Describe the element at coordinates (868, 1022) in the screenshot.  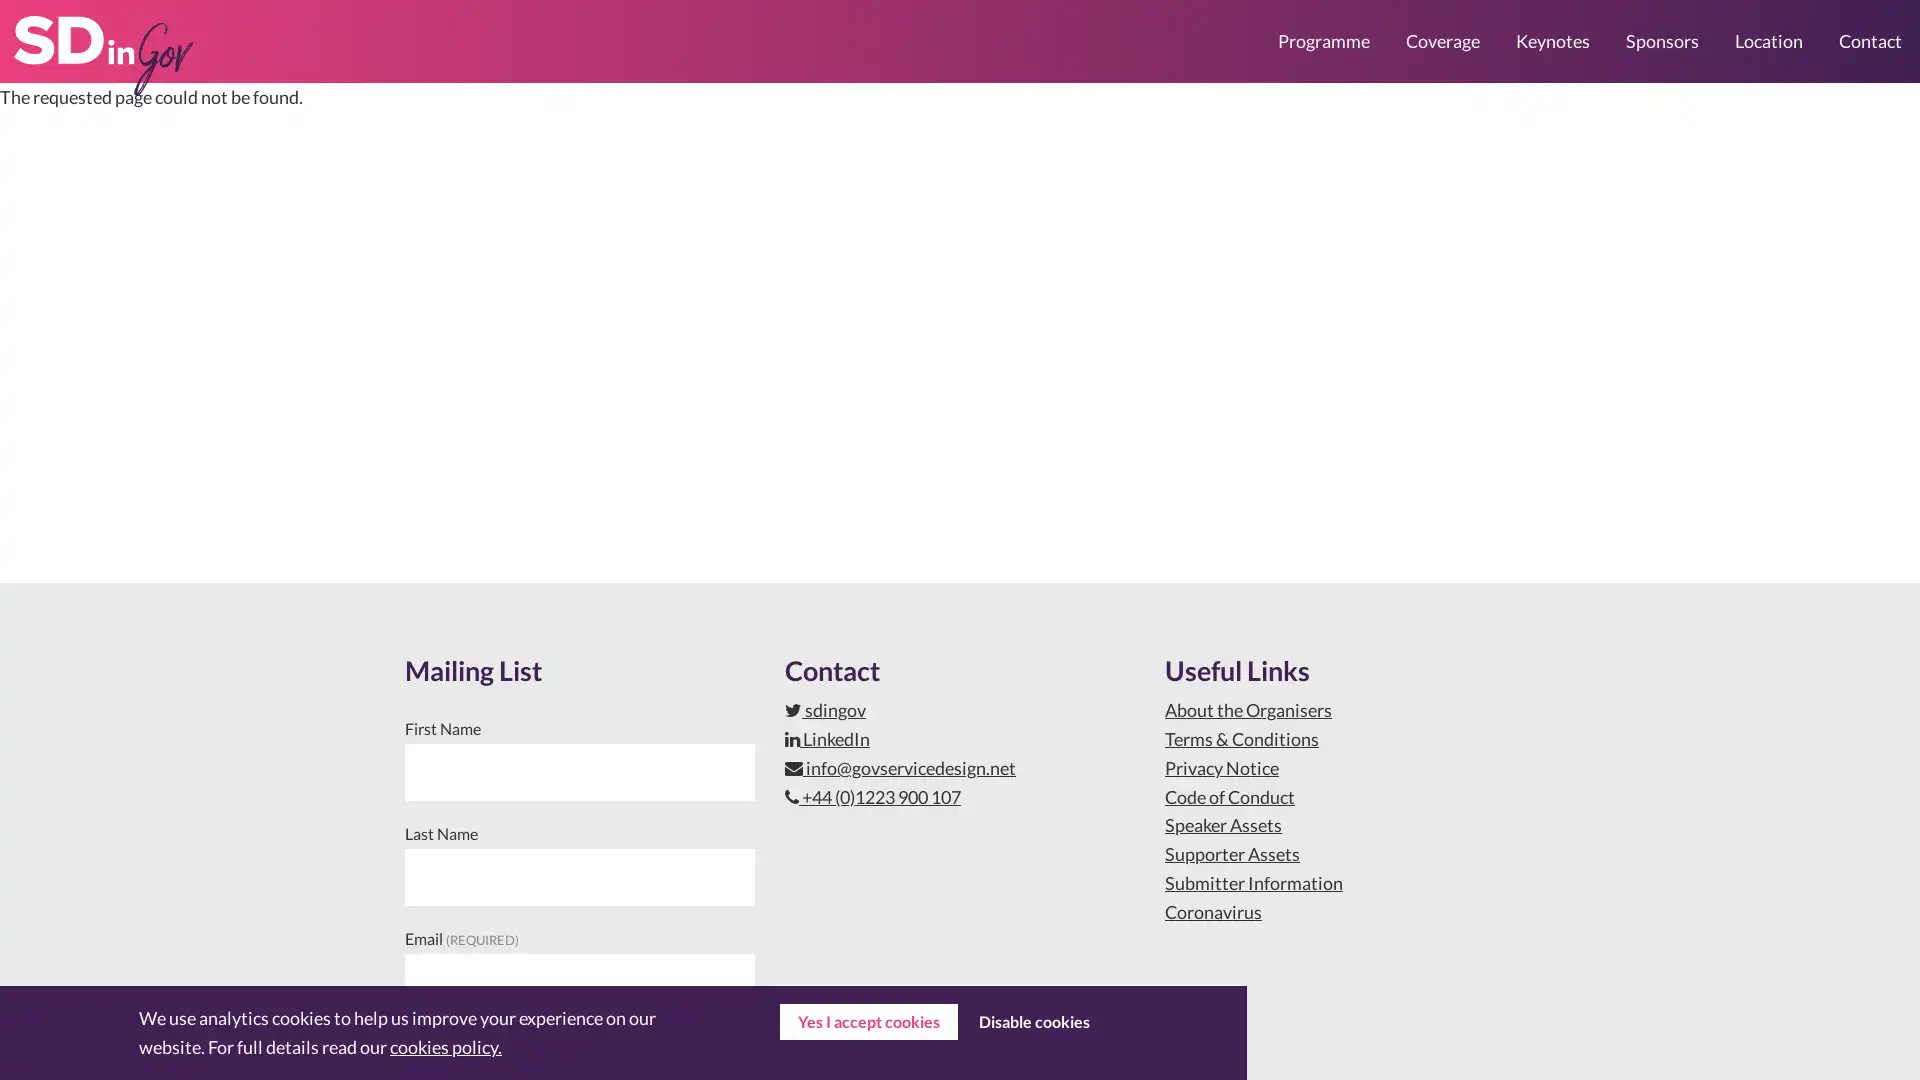
I see `Yes I accept cookies` at that location.